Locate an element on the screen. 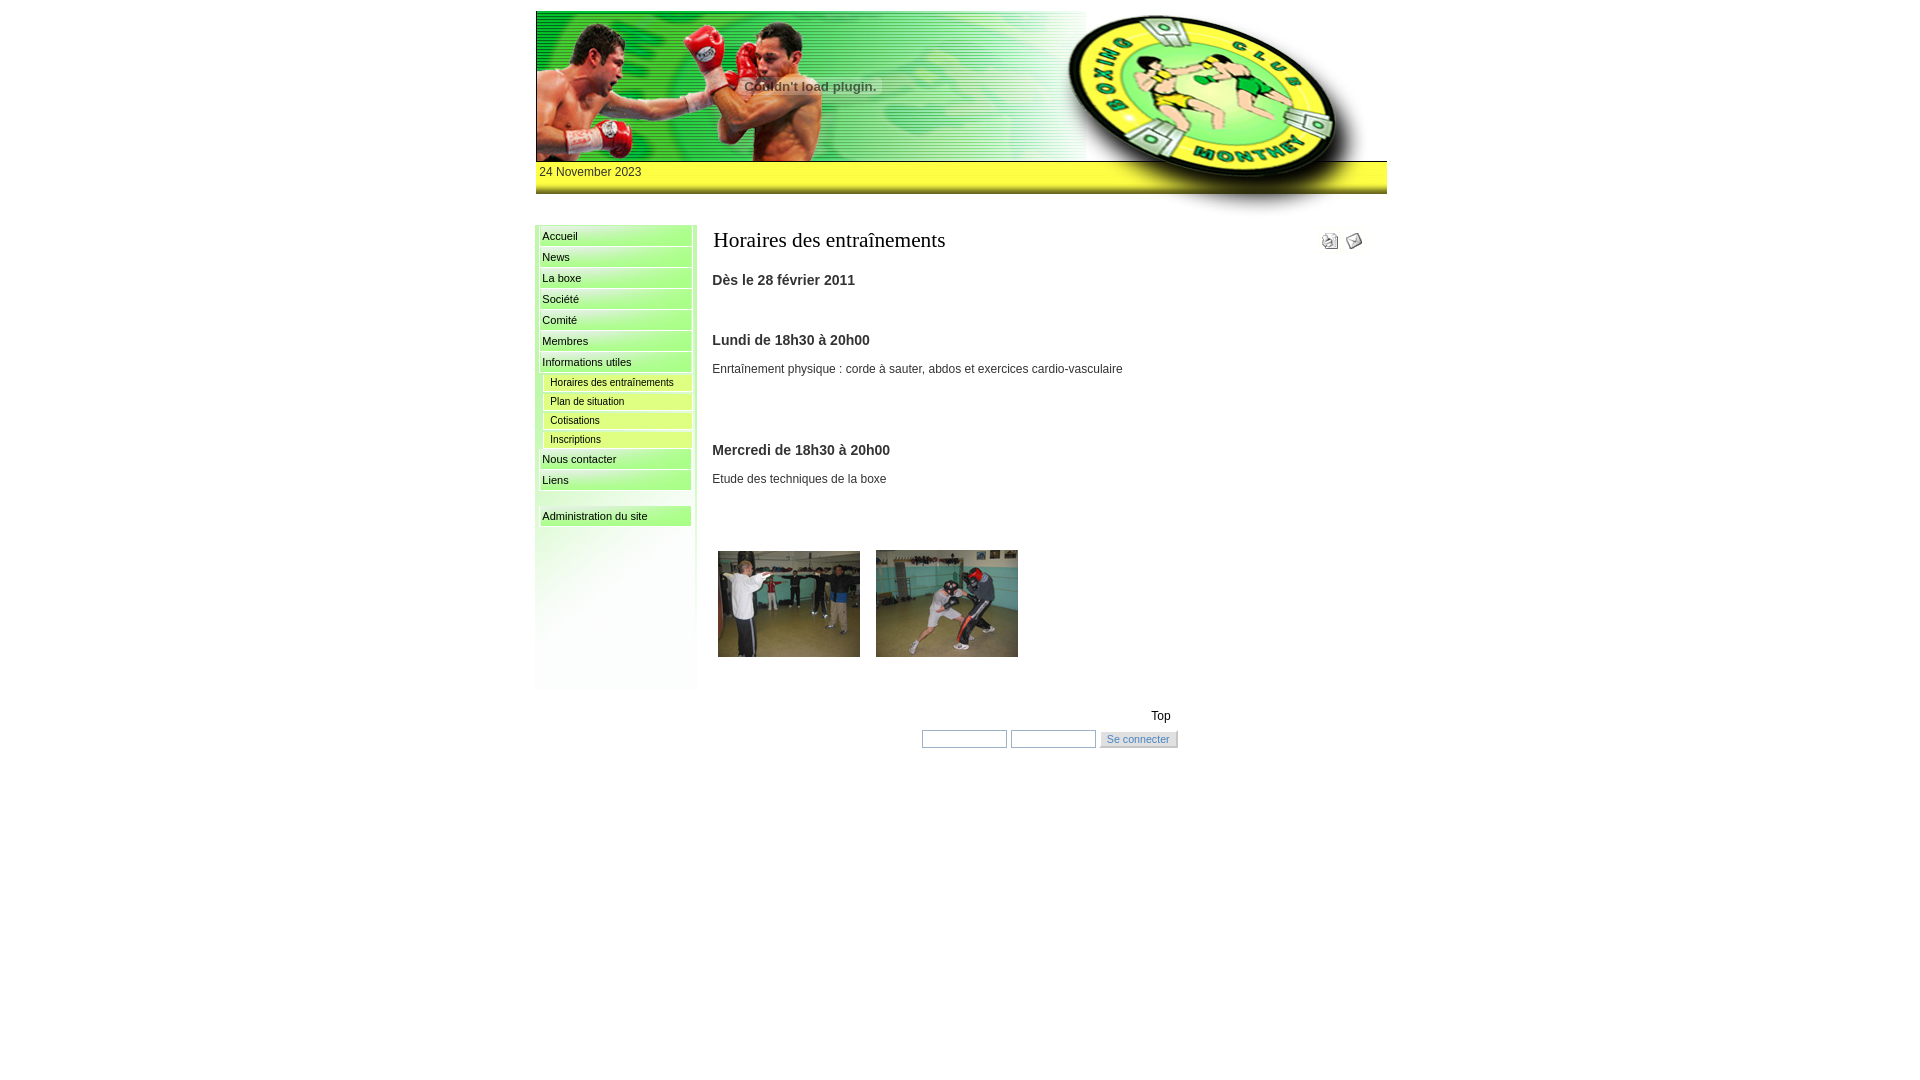 The width and height of the screenshot is (1920, 1080). 'Accueil' is located at coordinates (538, 235).